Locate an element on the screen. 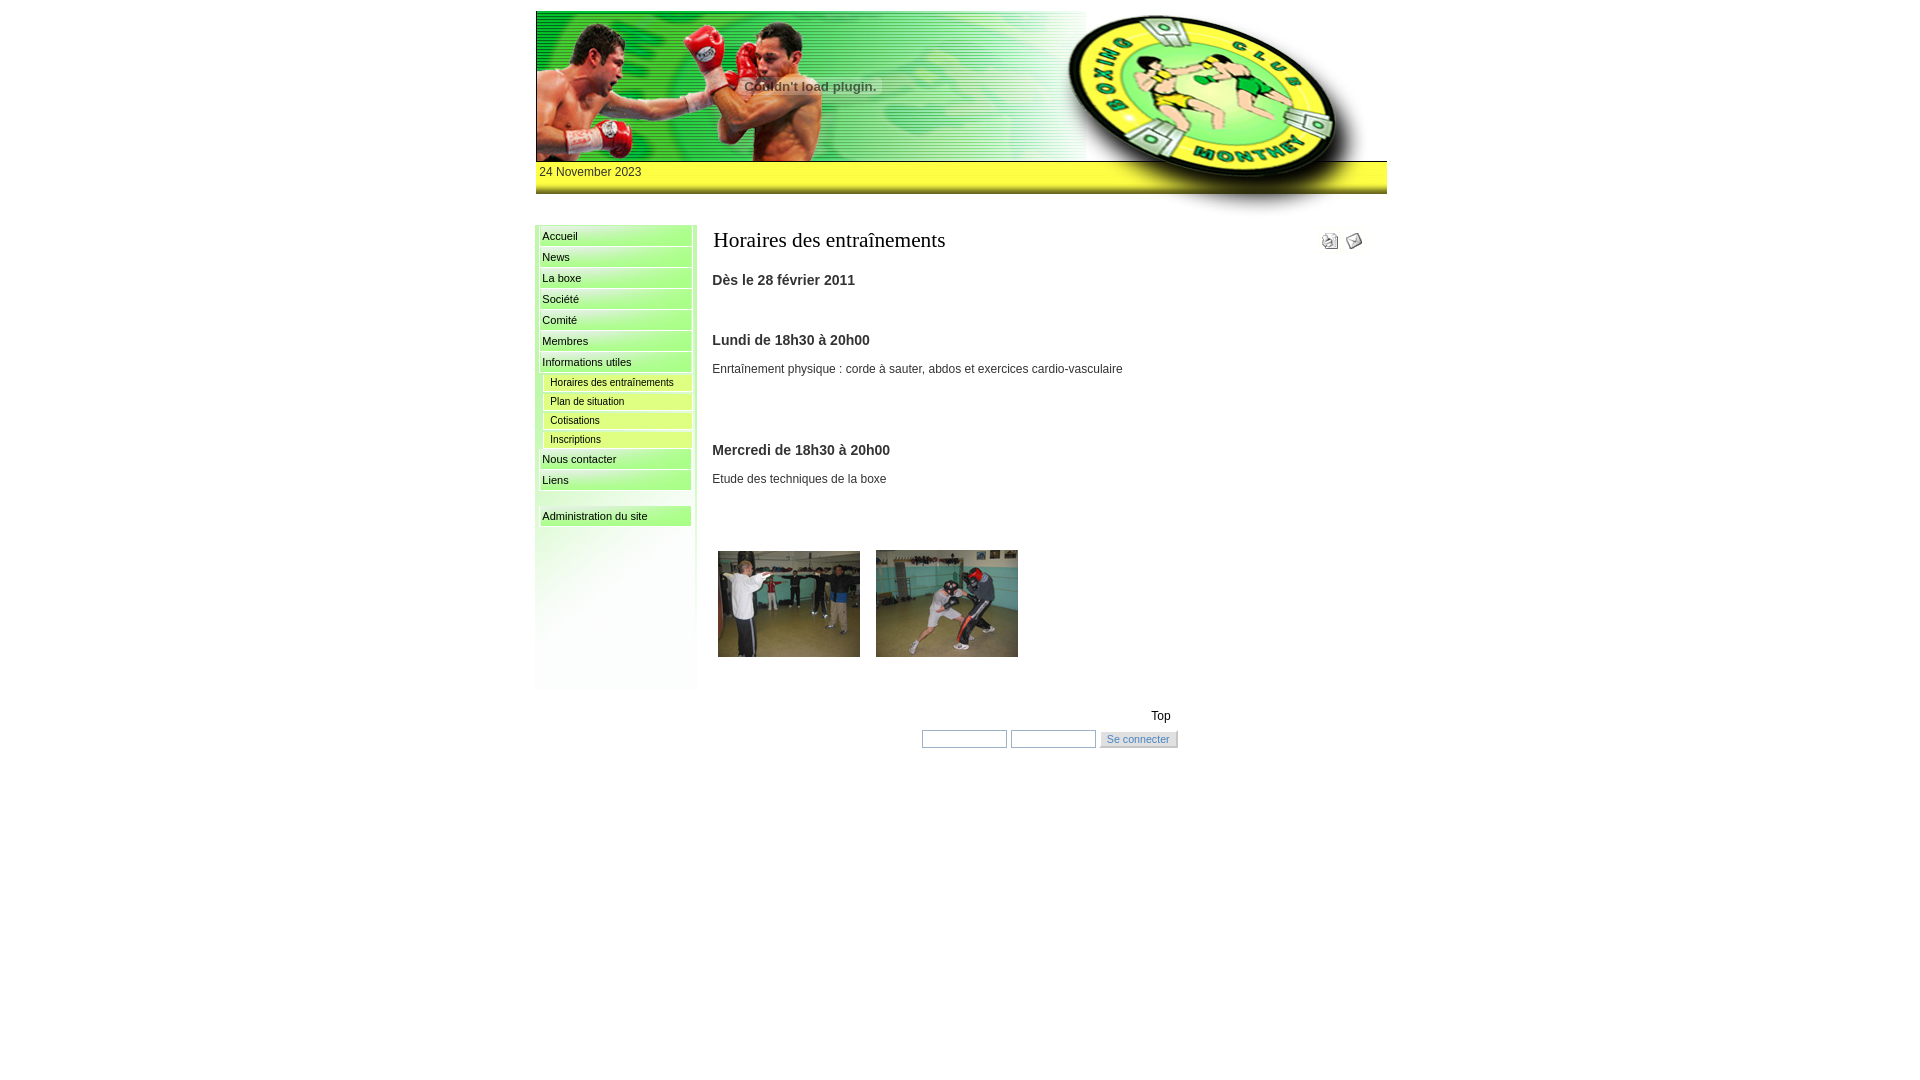 The width and height of the screenshot is (1920, 1080). 'Accueil' is located at coordinates (538, 235).